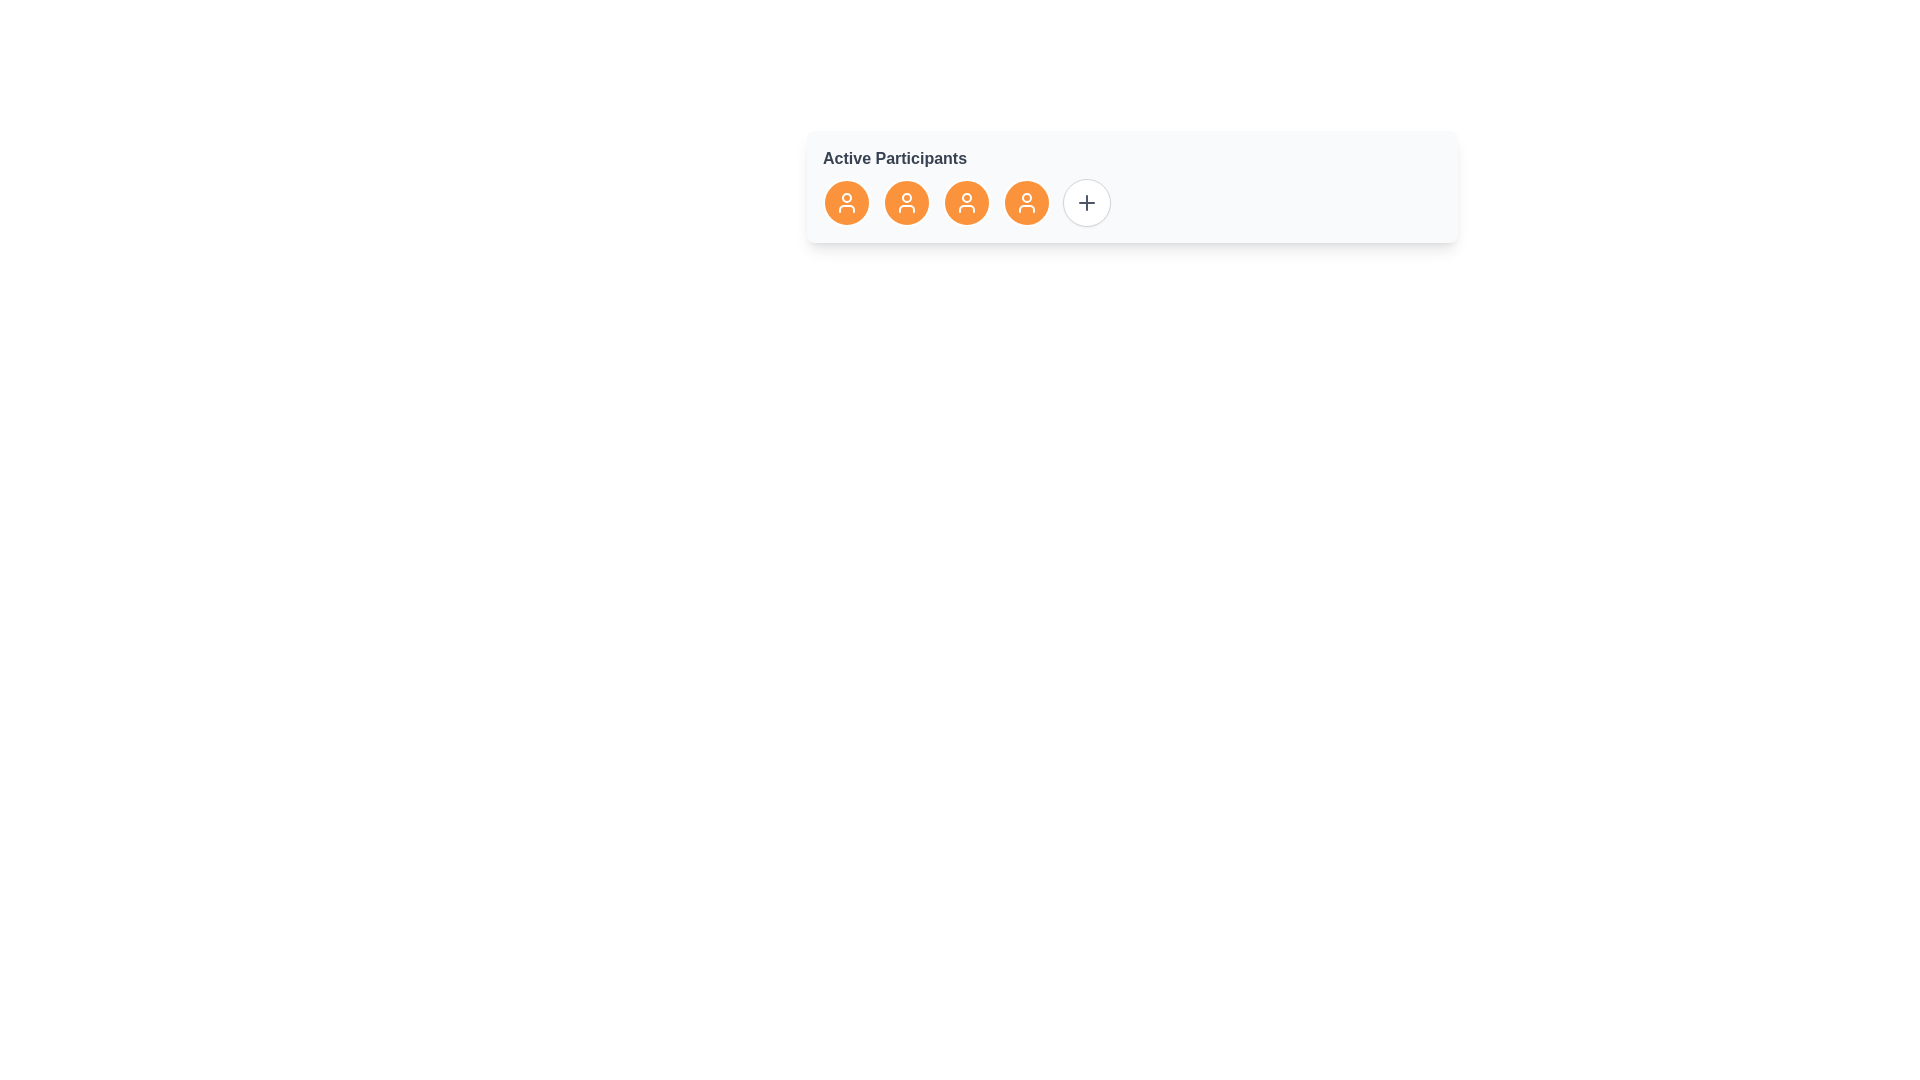 The image size is (1920, 1080). What do you see at coordinates (1085, 203) in the screenshot?
I see `the rounded button with a plus symbol located on the far-right side of a group of icons` at bounding box center [1085, 203].